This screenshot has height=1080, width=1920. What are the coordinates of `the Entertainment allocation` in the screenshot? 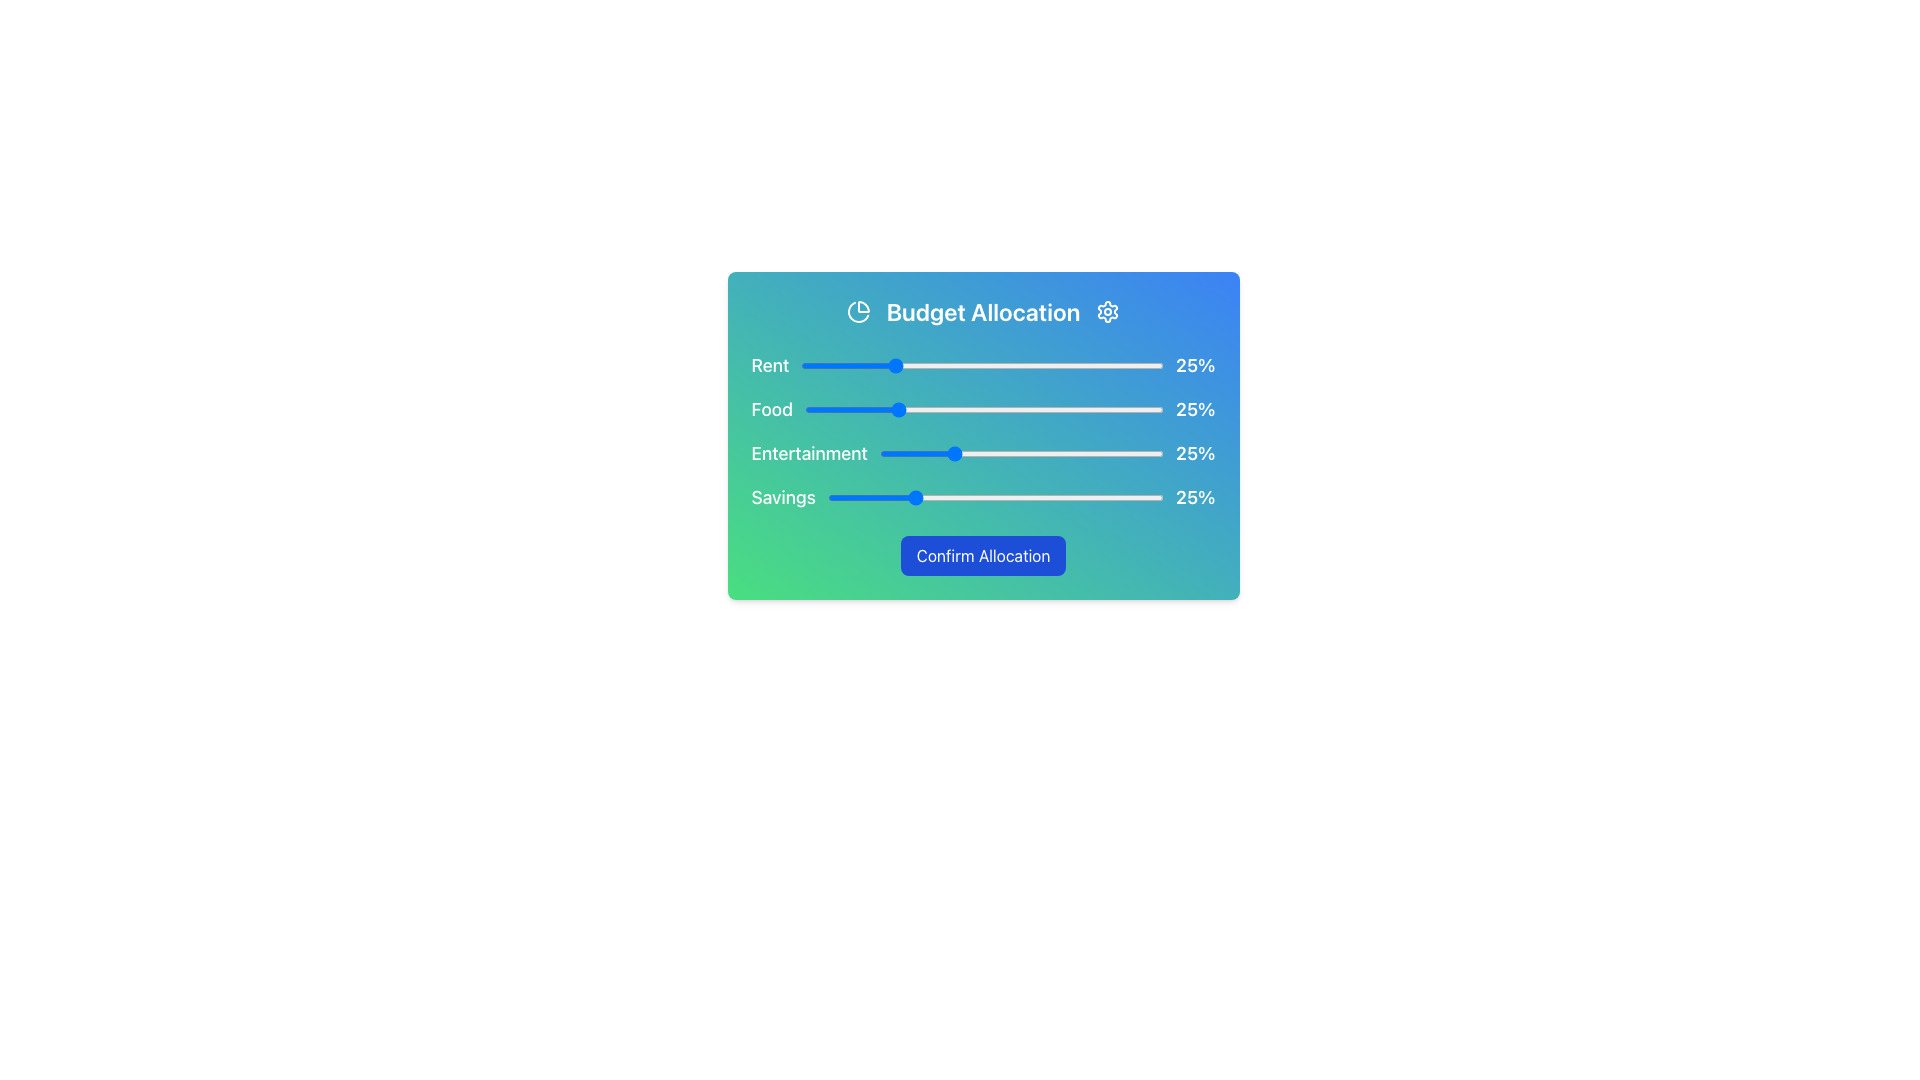 It's located at (904, 454).